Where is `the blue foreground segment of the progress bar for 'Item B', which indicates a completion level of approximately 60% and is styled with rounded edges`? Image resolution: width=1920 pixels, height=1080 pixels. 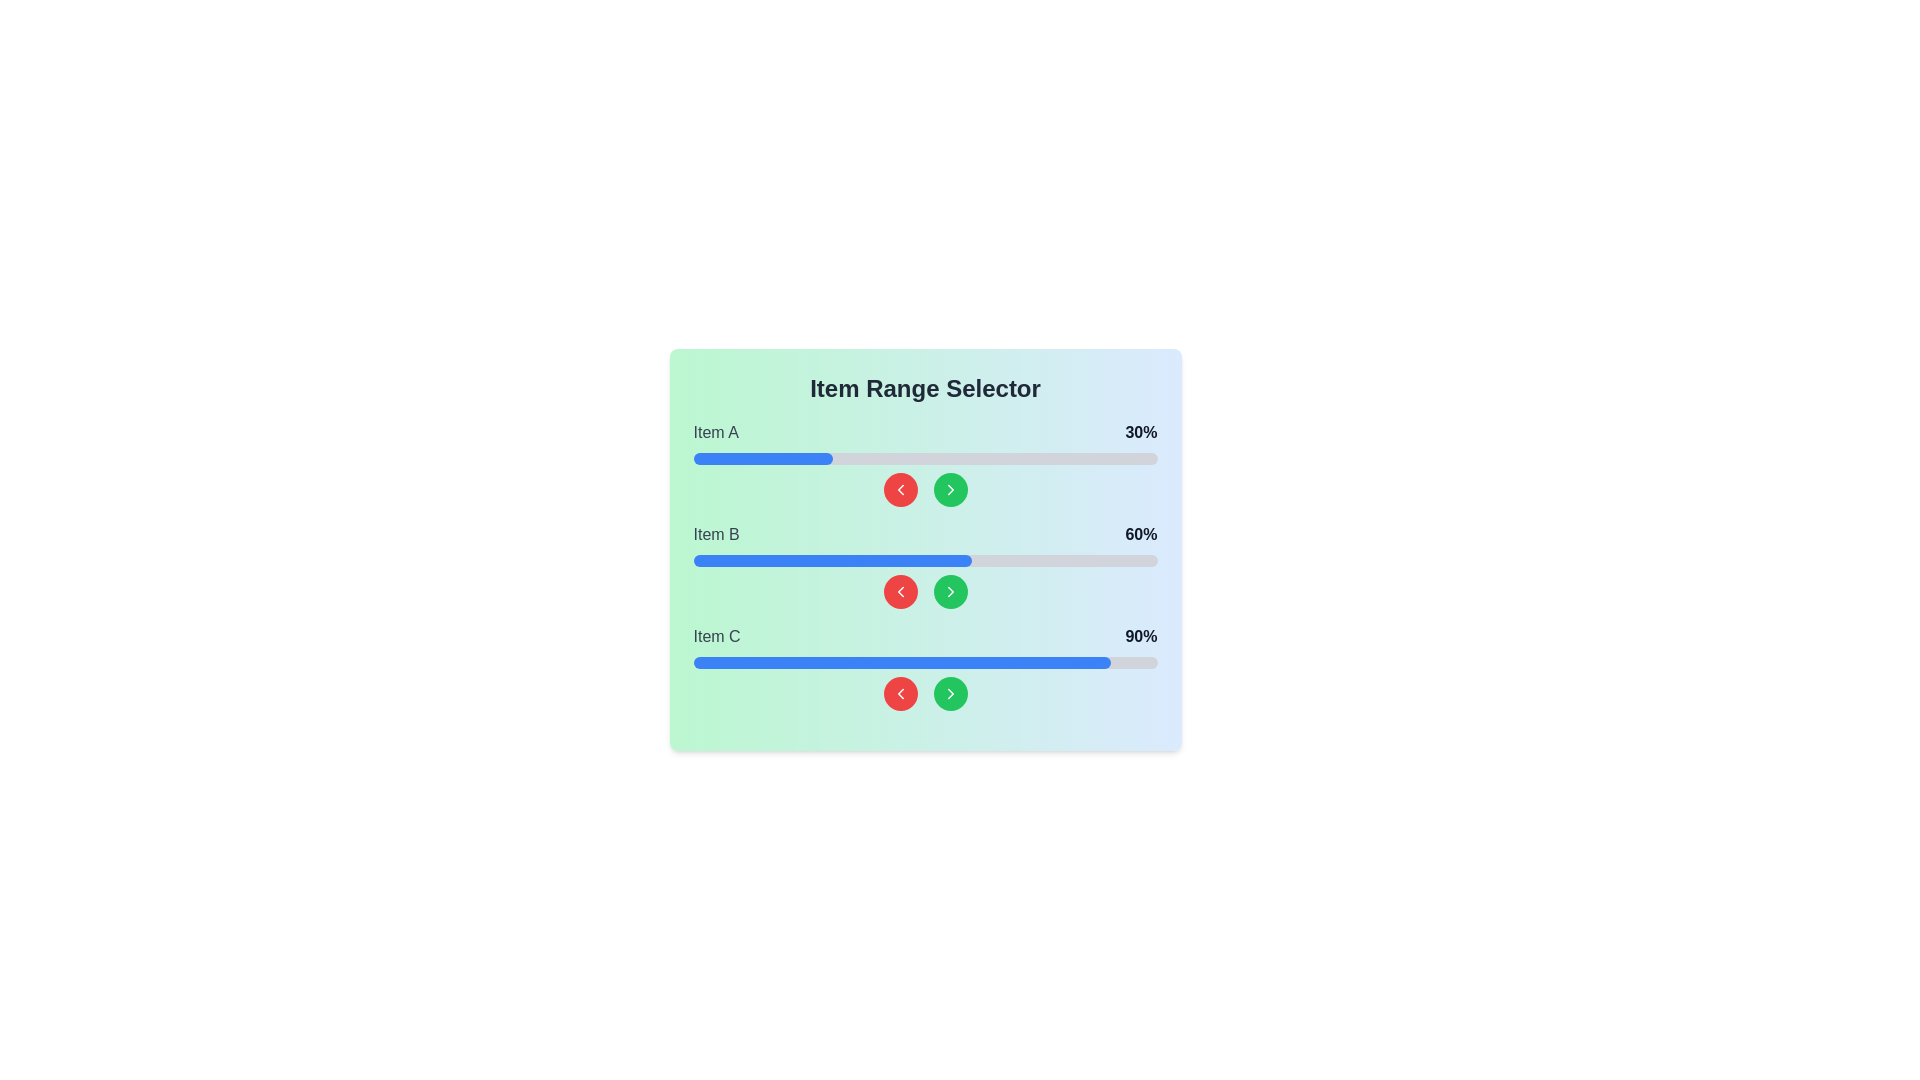
the blue foreground segment of the progress bar for 'Item B', which indicates a completion level of approximately 60% and is styled with rounded edges is located at coordinates (832, 560).